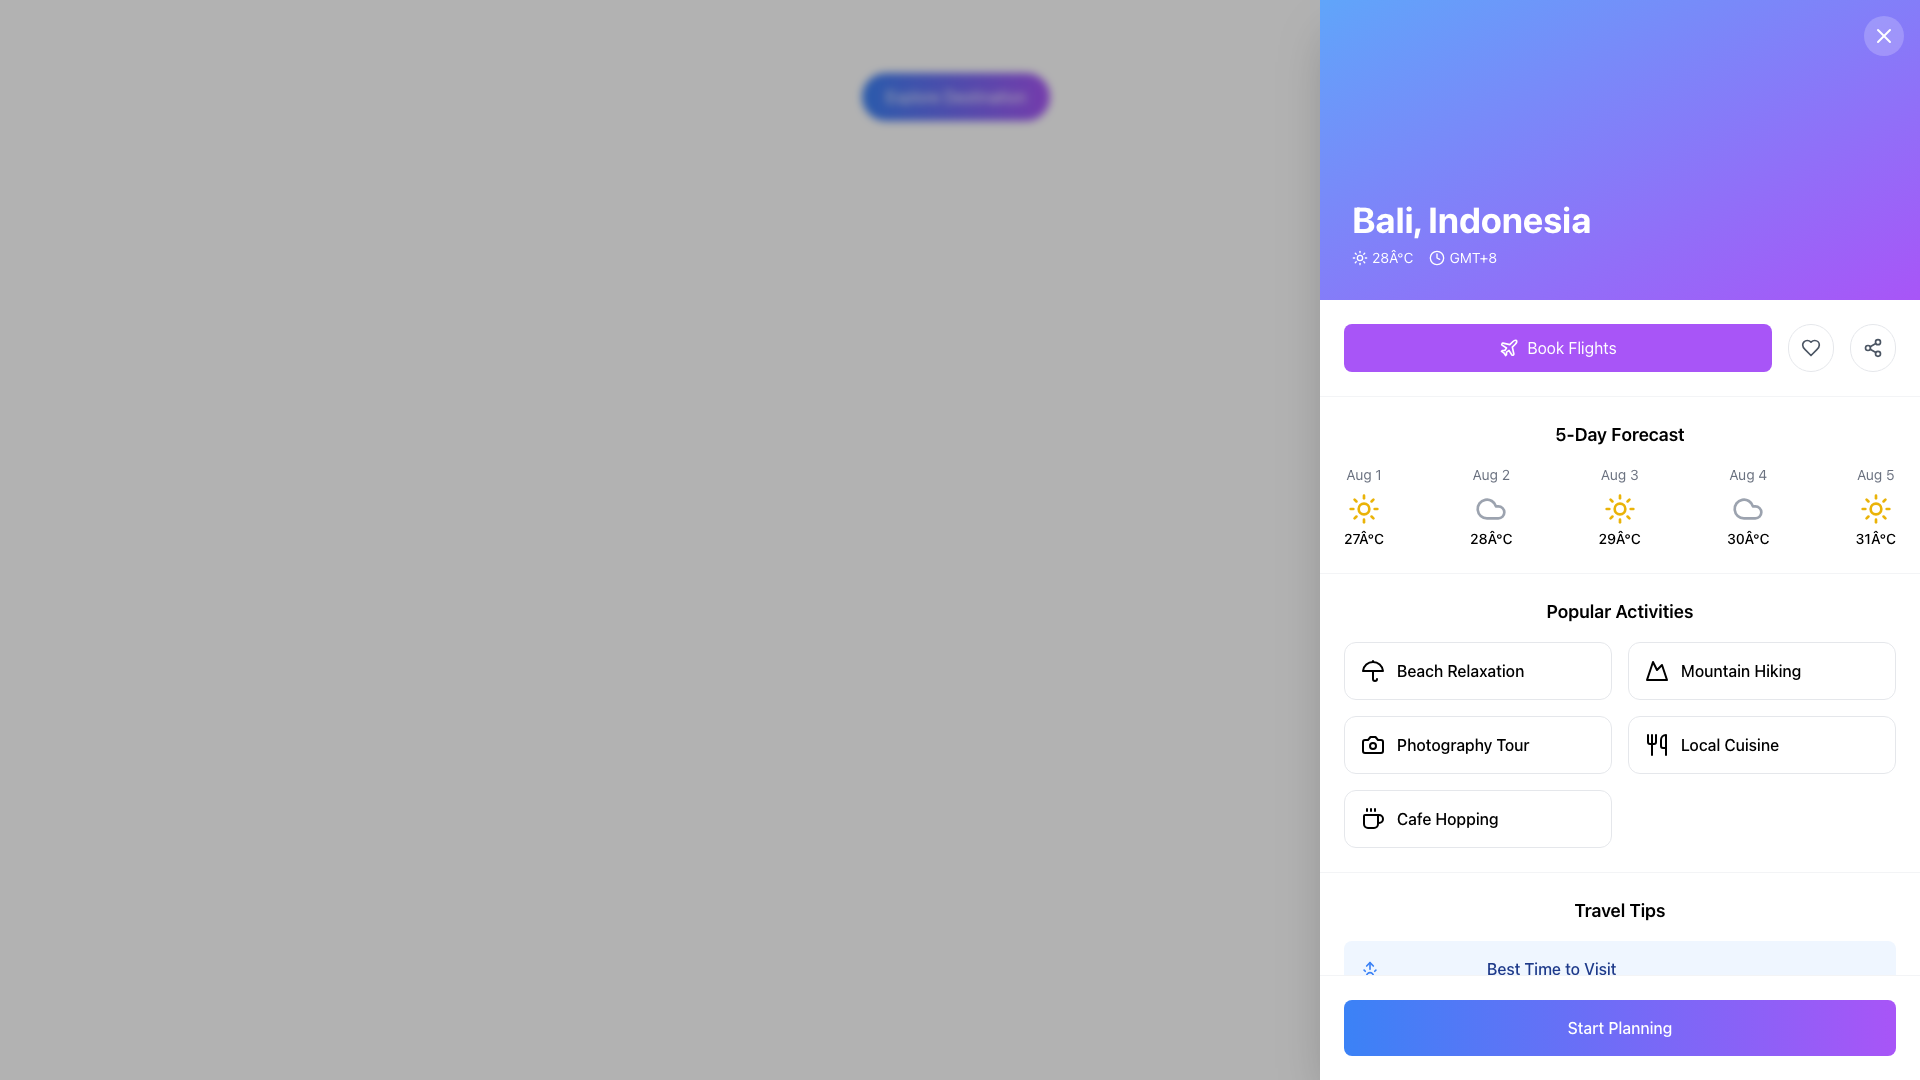 Image resolution: width=1920 pixels, height=1080 pixels. I want to click on the airplane icon, so click(1509, 346).